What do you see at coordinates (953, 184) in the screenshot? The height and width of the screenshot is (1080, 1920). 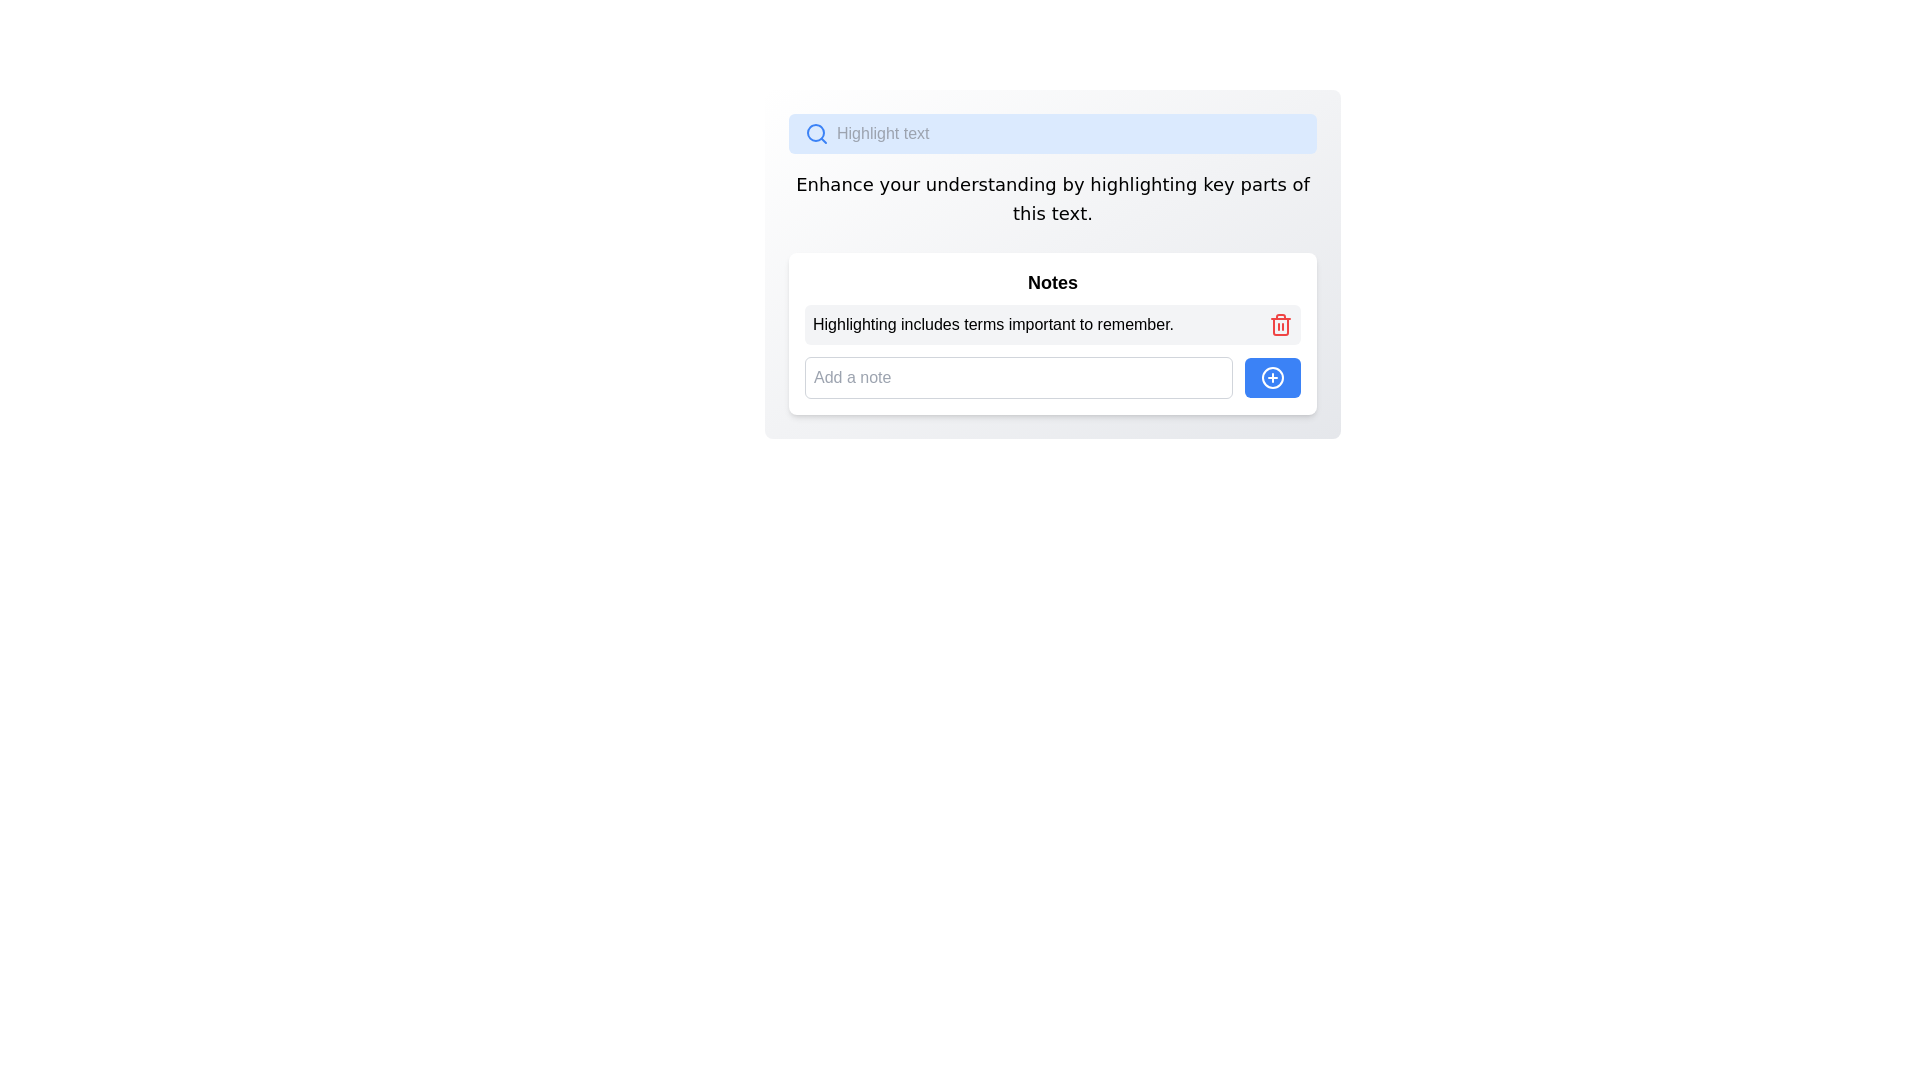 I see `the letter 'd' which is displayed in plain text as part of the sentence 'Enhance your understanding by highlighting key parts of this text.'` at bounding box center [953, 184].